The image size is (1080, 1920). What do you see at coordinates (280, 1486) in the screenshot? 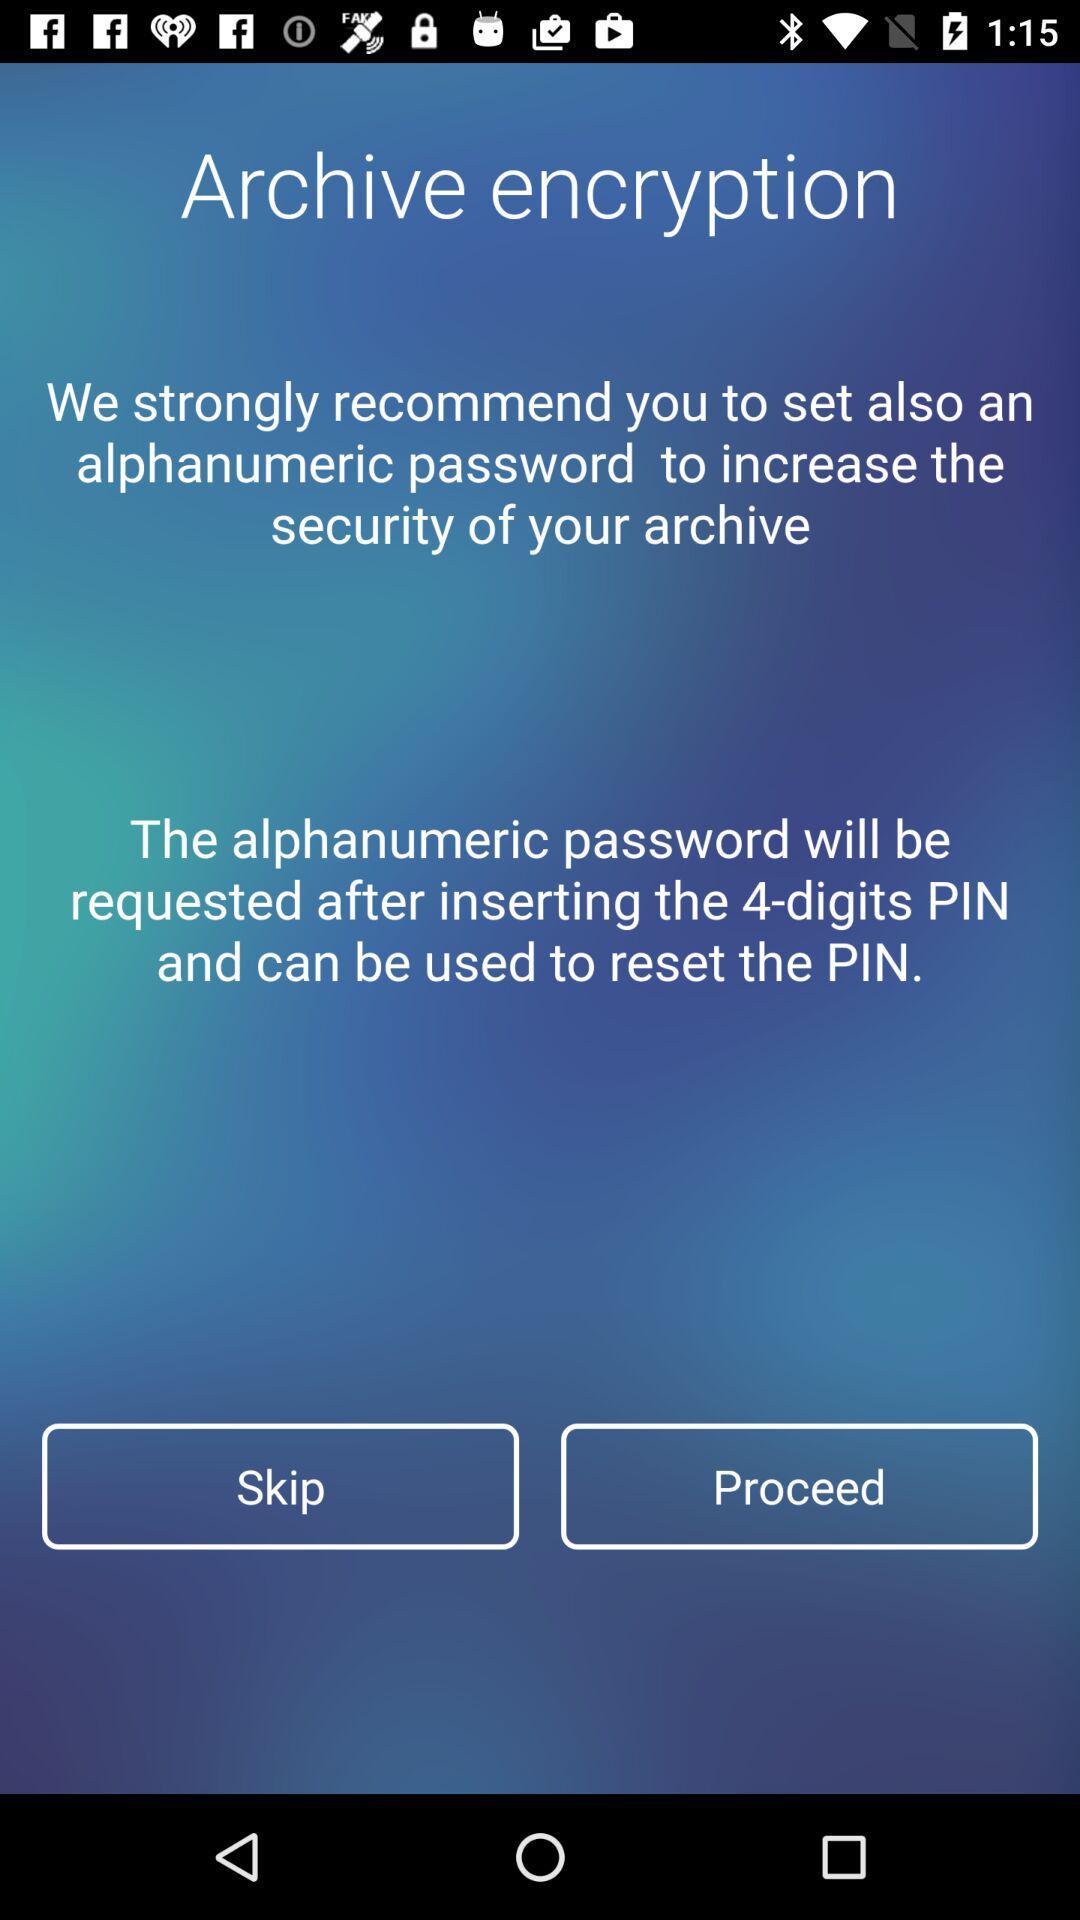
I see `the icon next to proceed item` at bounding box center [280, 1486].